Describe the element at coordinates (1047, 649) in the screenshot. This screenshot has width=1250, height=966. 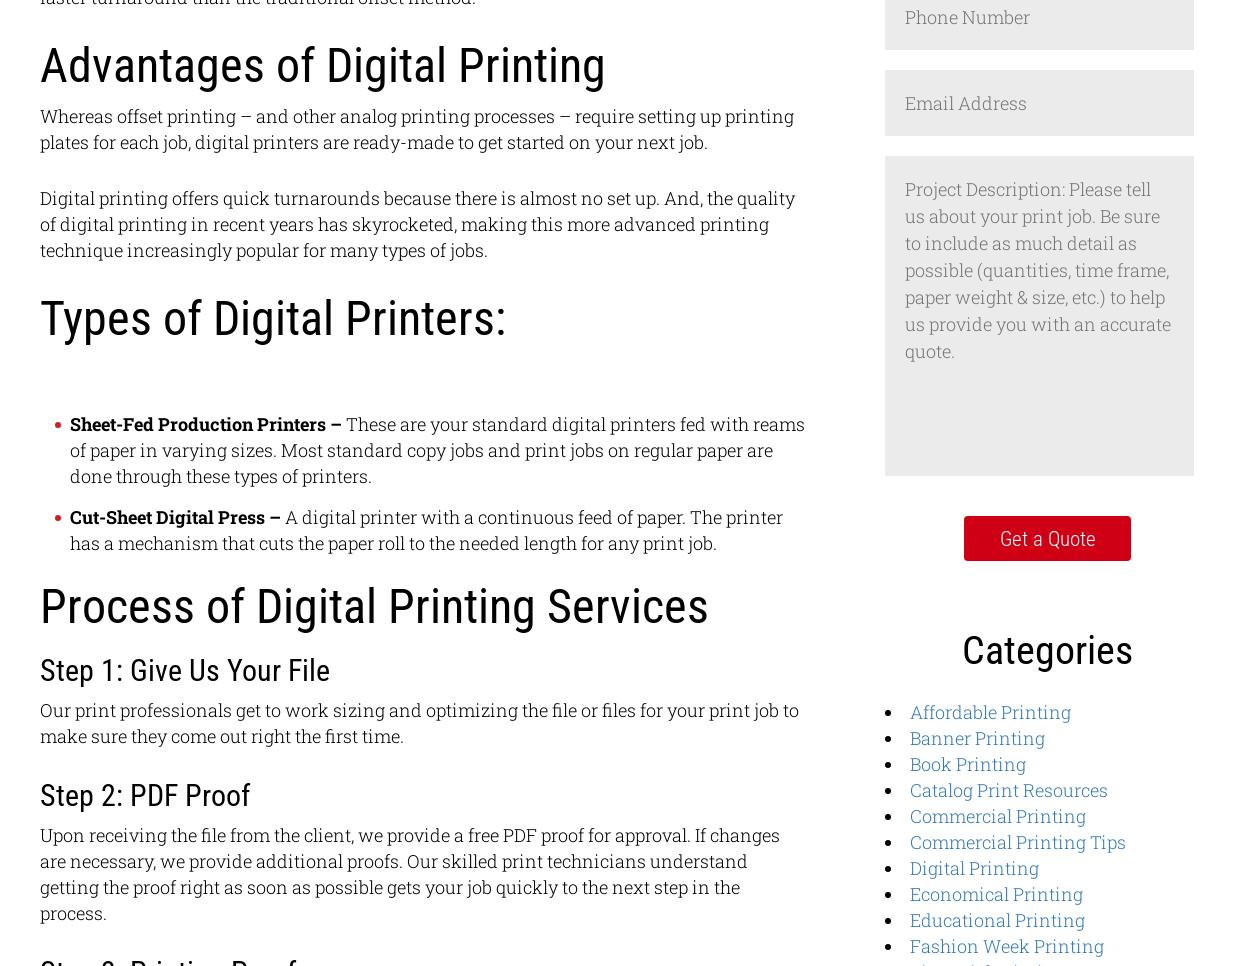
I see `'Categories'` at that location.